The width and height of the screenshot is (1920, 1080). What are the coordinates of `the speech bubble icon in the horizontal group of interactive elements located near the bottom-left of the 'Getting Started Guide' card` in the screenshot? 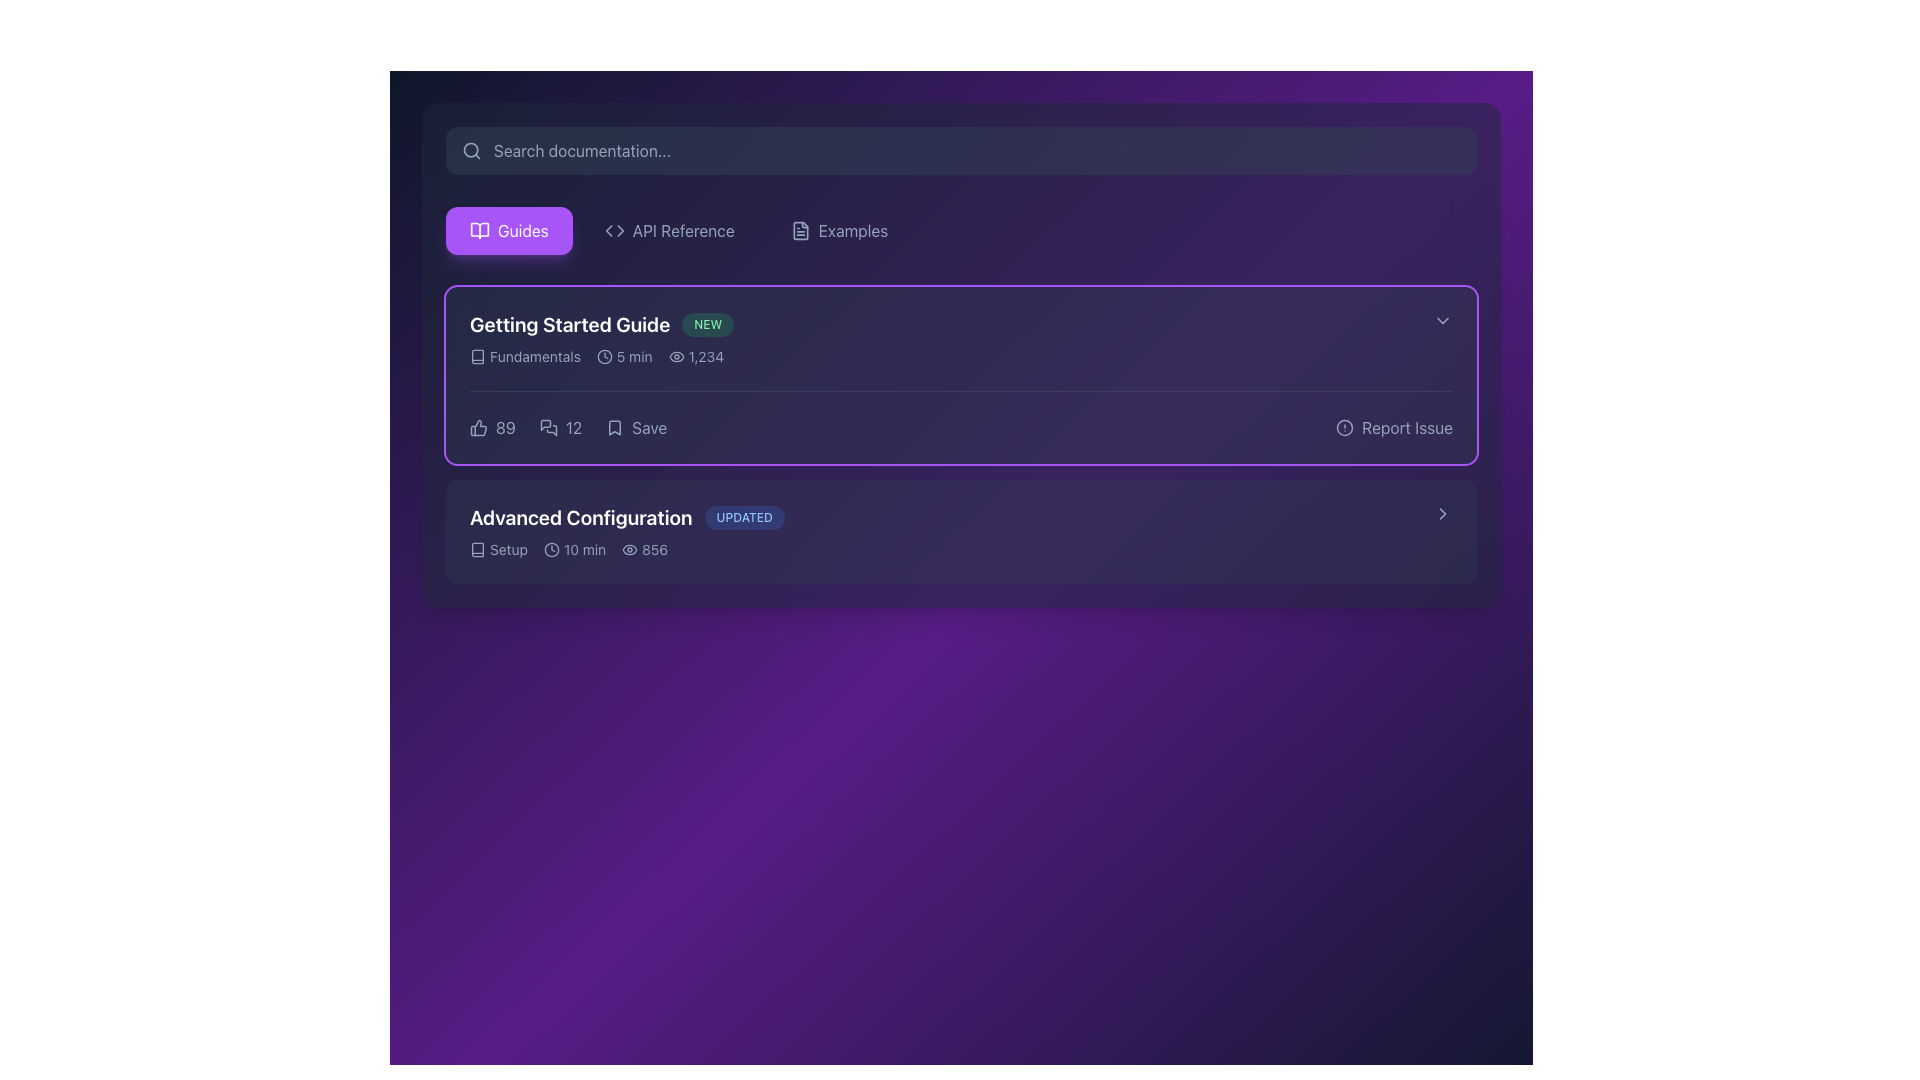 It's located at (567, 427).